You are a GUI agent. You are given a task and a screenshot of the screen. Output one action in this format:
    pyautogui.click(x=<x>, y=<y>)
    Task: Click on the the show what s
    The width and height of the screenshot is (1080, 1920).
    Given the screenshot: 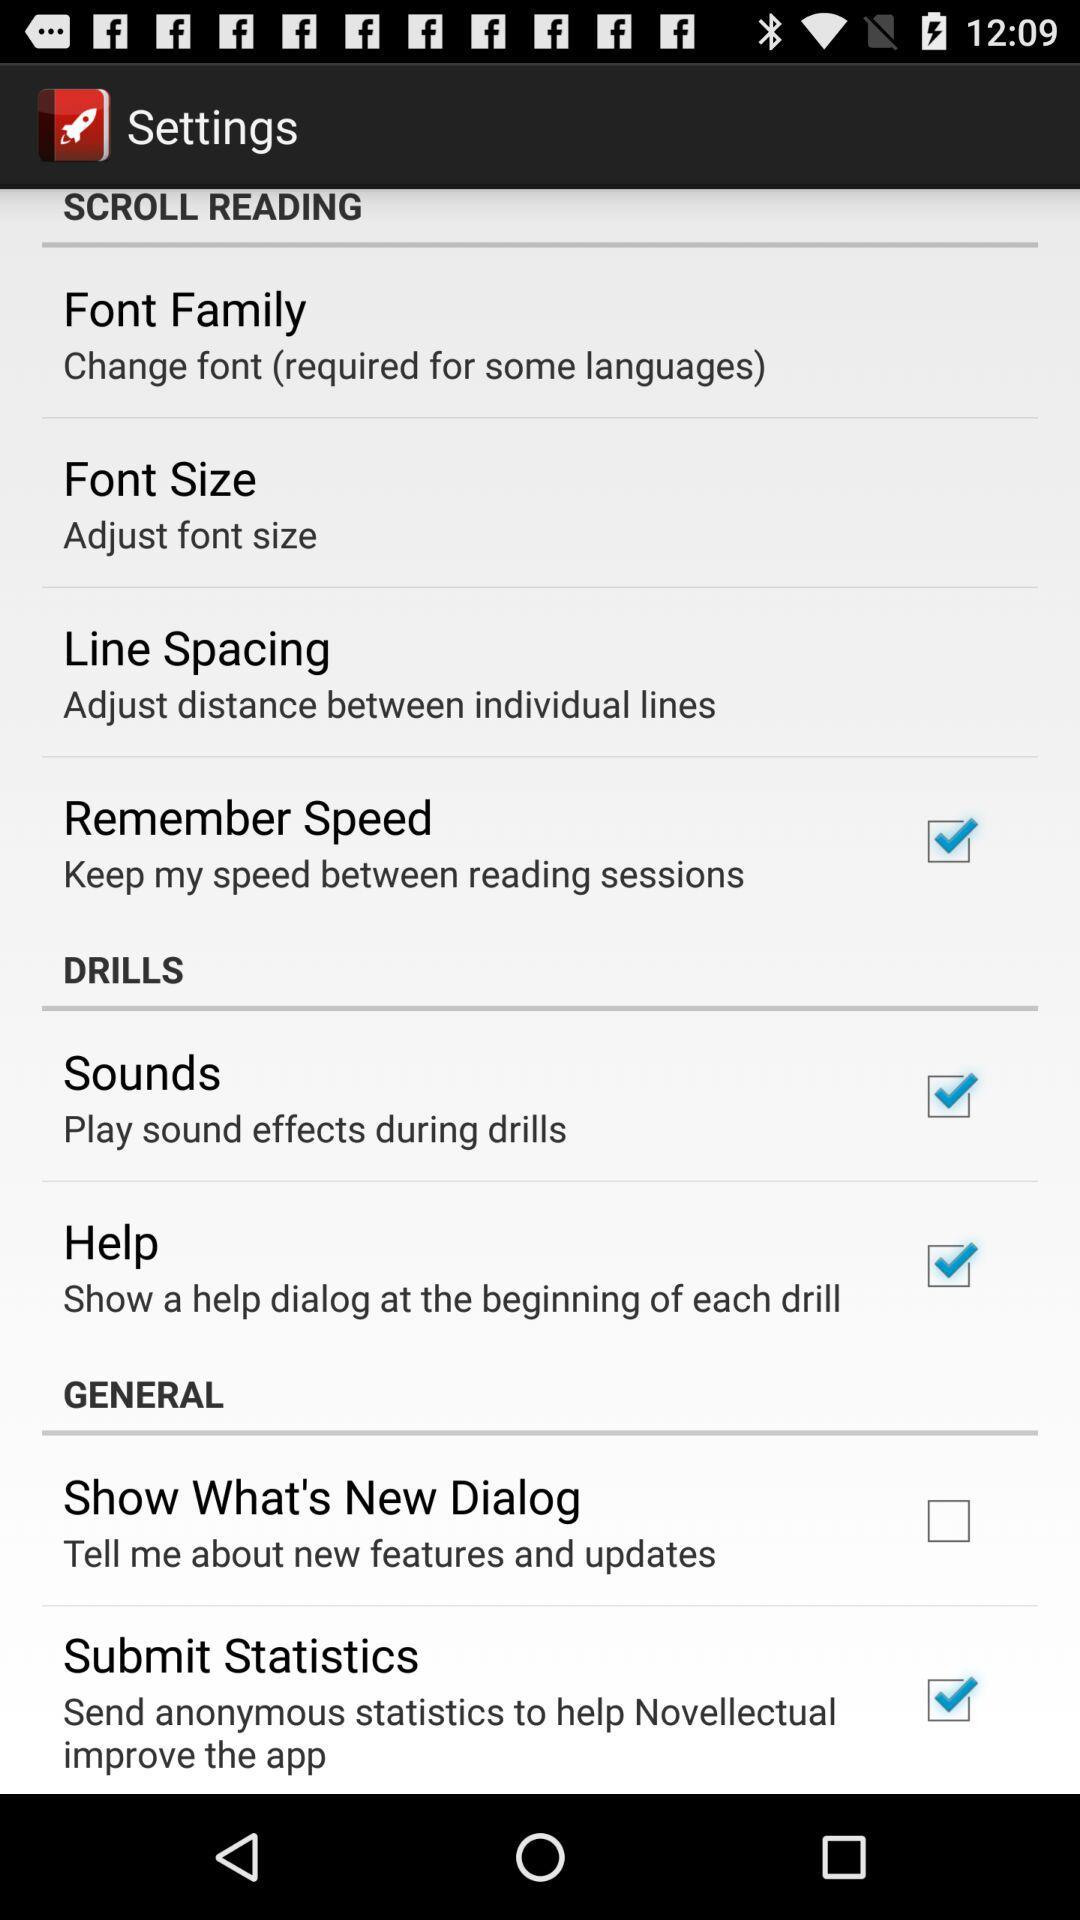 What is the action you would take?
    pyautogui.click(x=321, y=1495)
    